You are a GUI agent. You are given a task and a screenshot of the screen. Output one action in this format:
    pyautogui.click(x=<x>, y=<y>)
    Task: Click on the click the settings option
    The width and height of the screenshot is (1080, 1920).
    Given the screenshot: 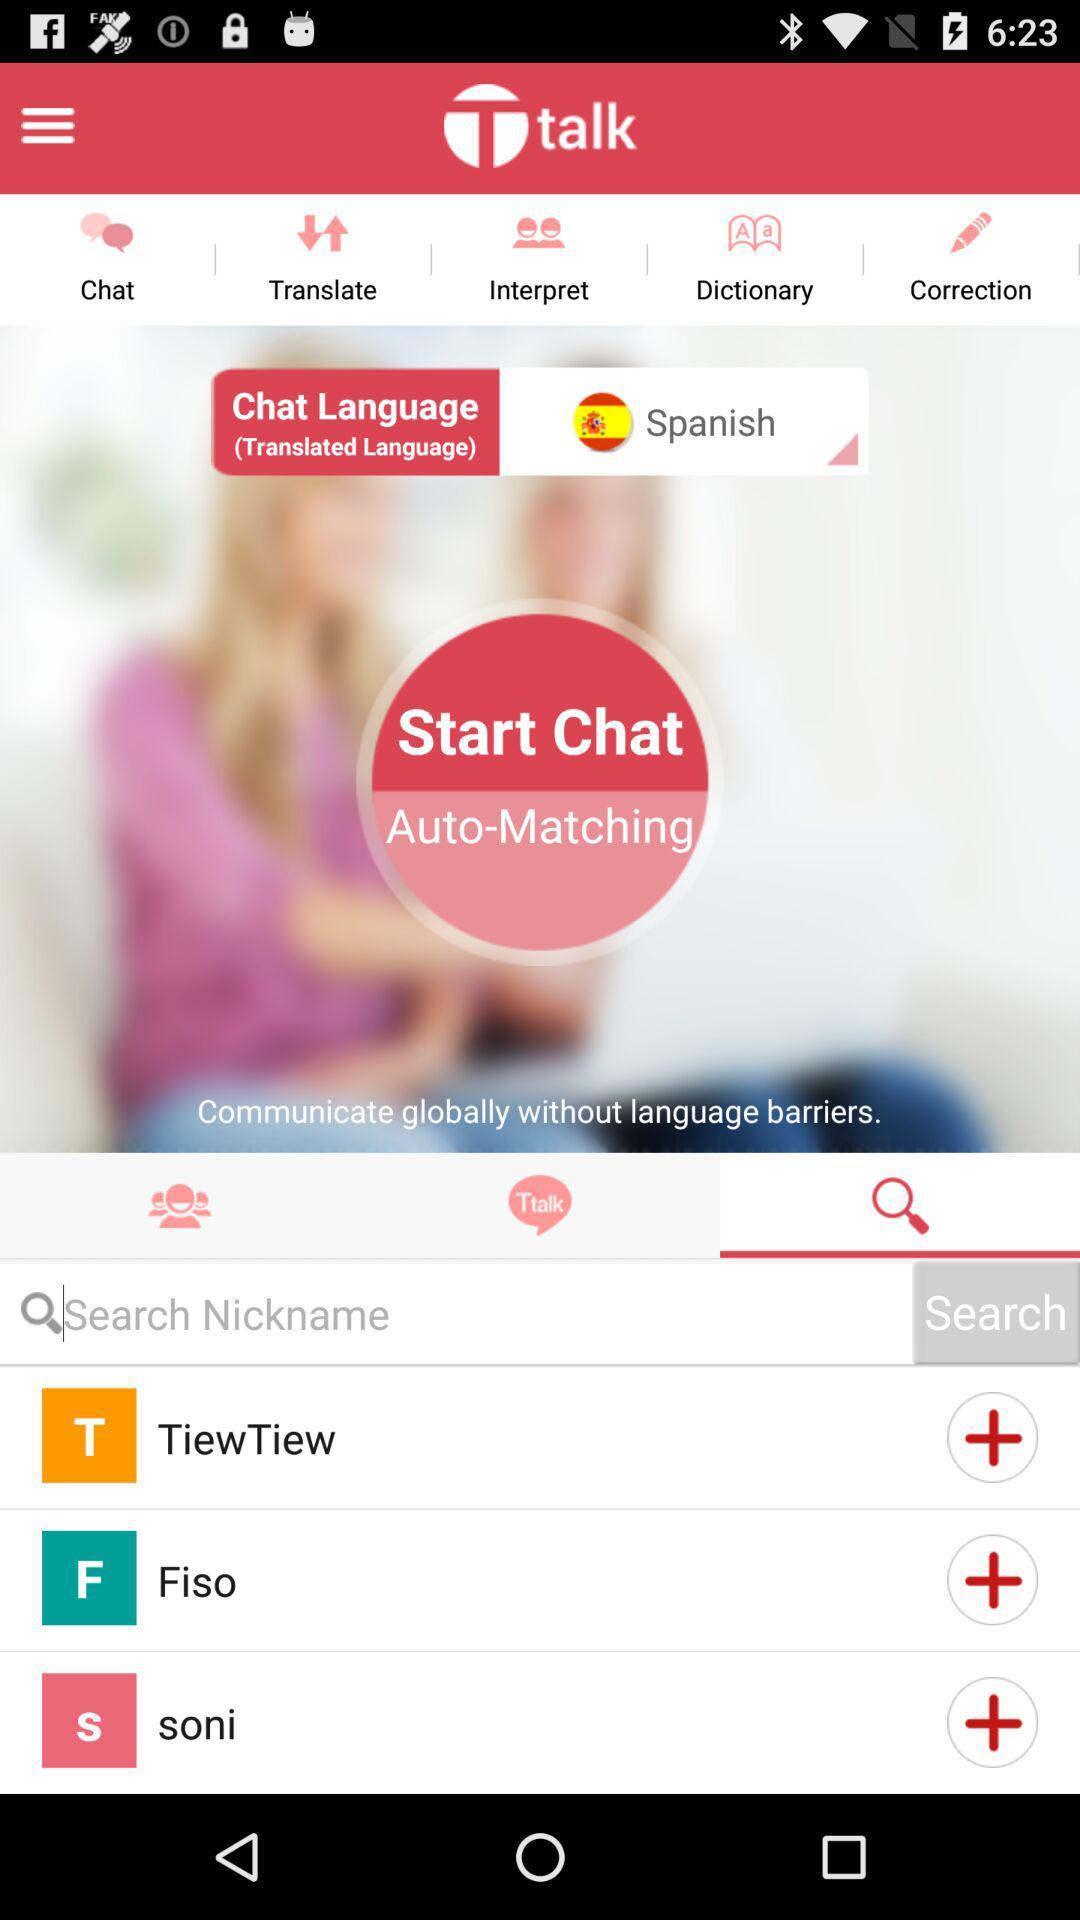 What is the action you would take?
    pyautogui.click(x=46, y=124)
    